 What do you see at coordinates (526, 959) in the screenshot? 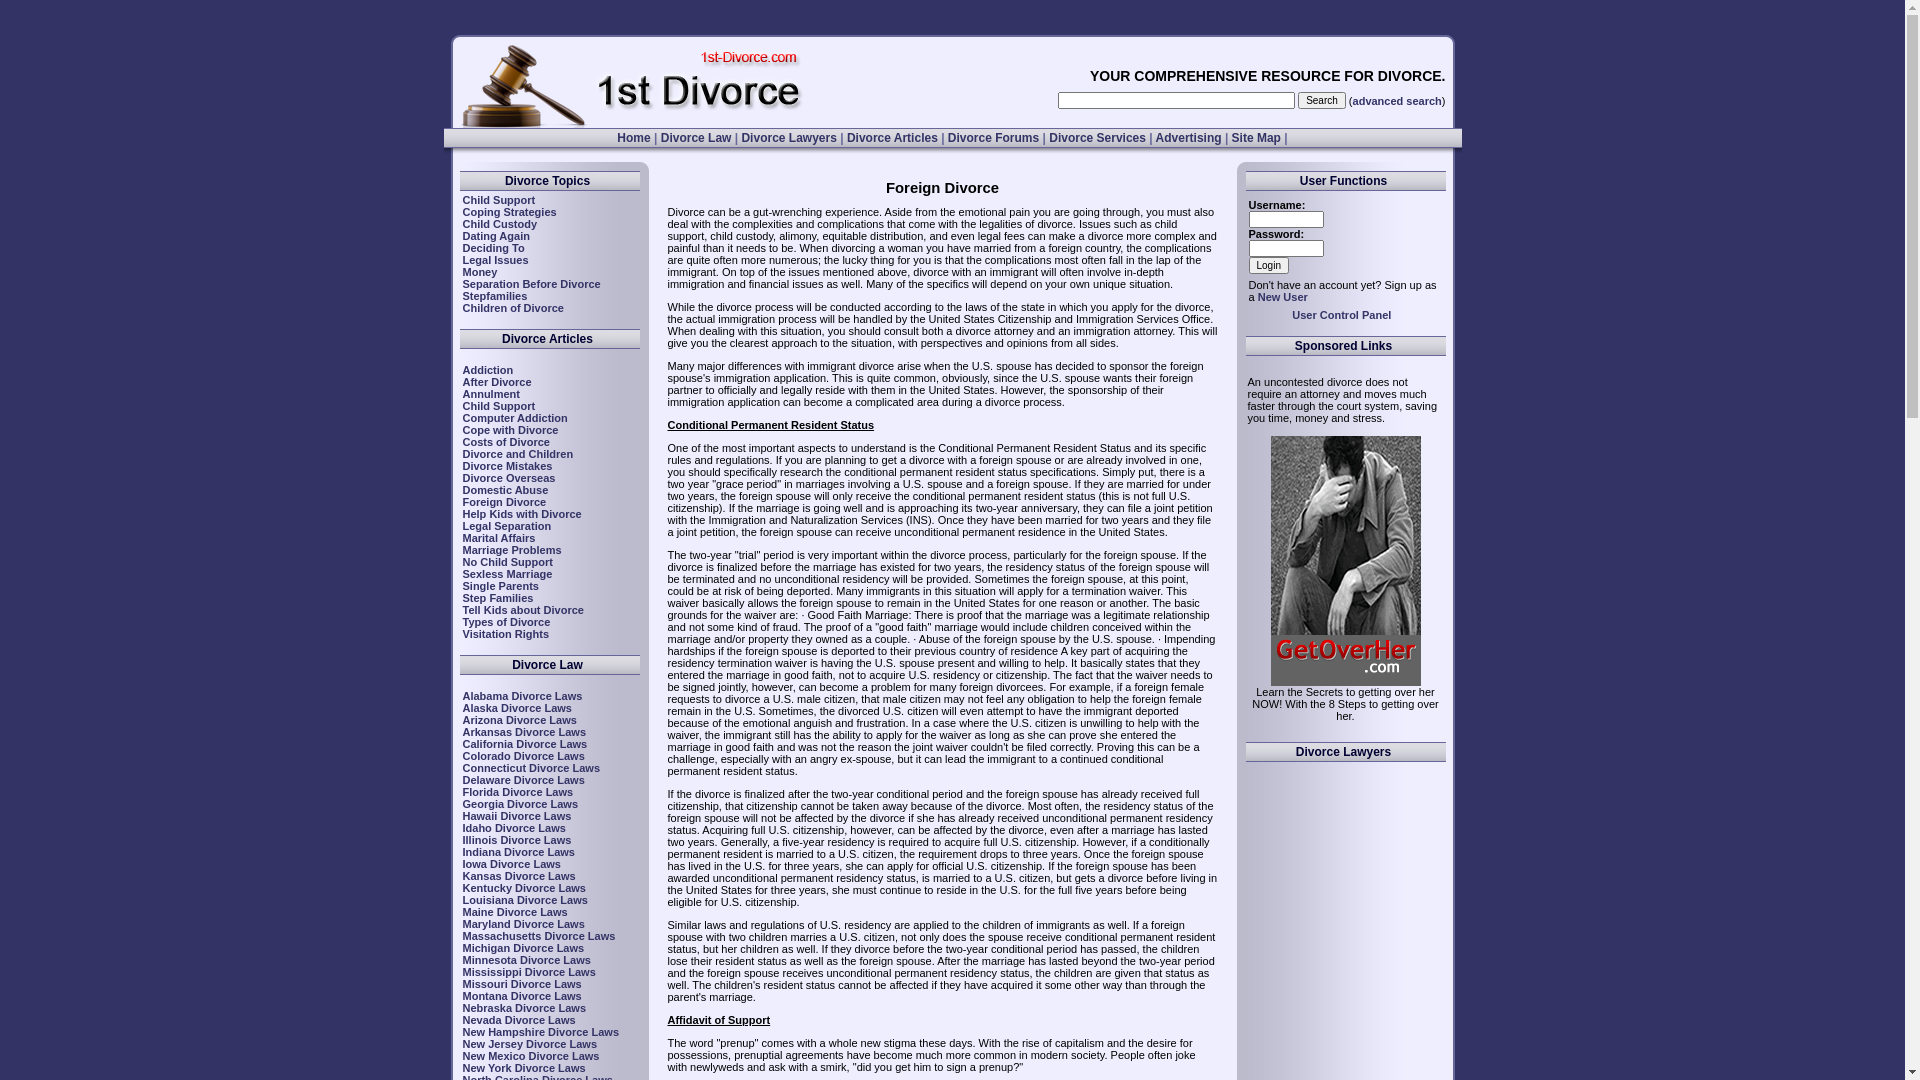
I see `'Minnesota Divorce Laws'` at bounding box center [526, 959].